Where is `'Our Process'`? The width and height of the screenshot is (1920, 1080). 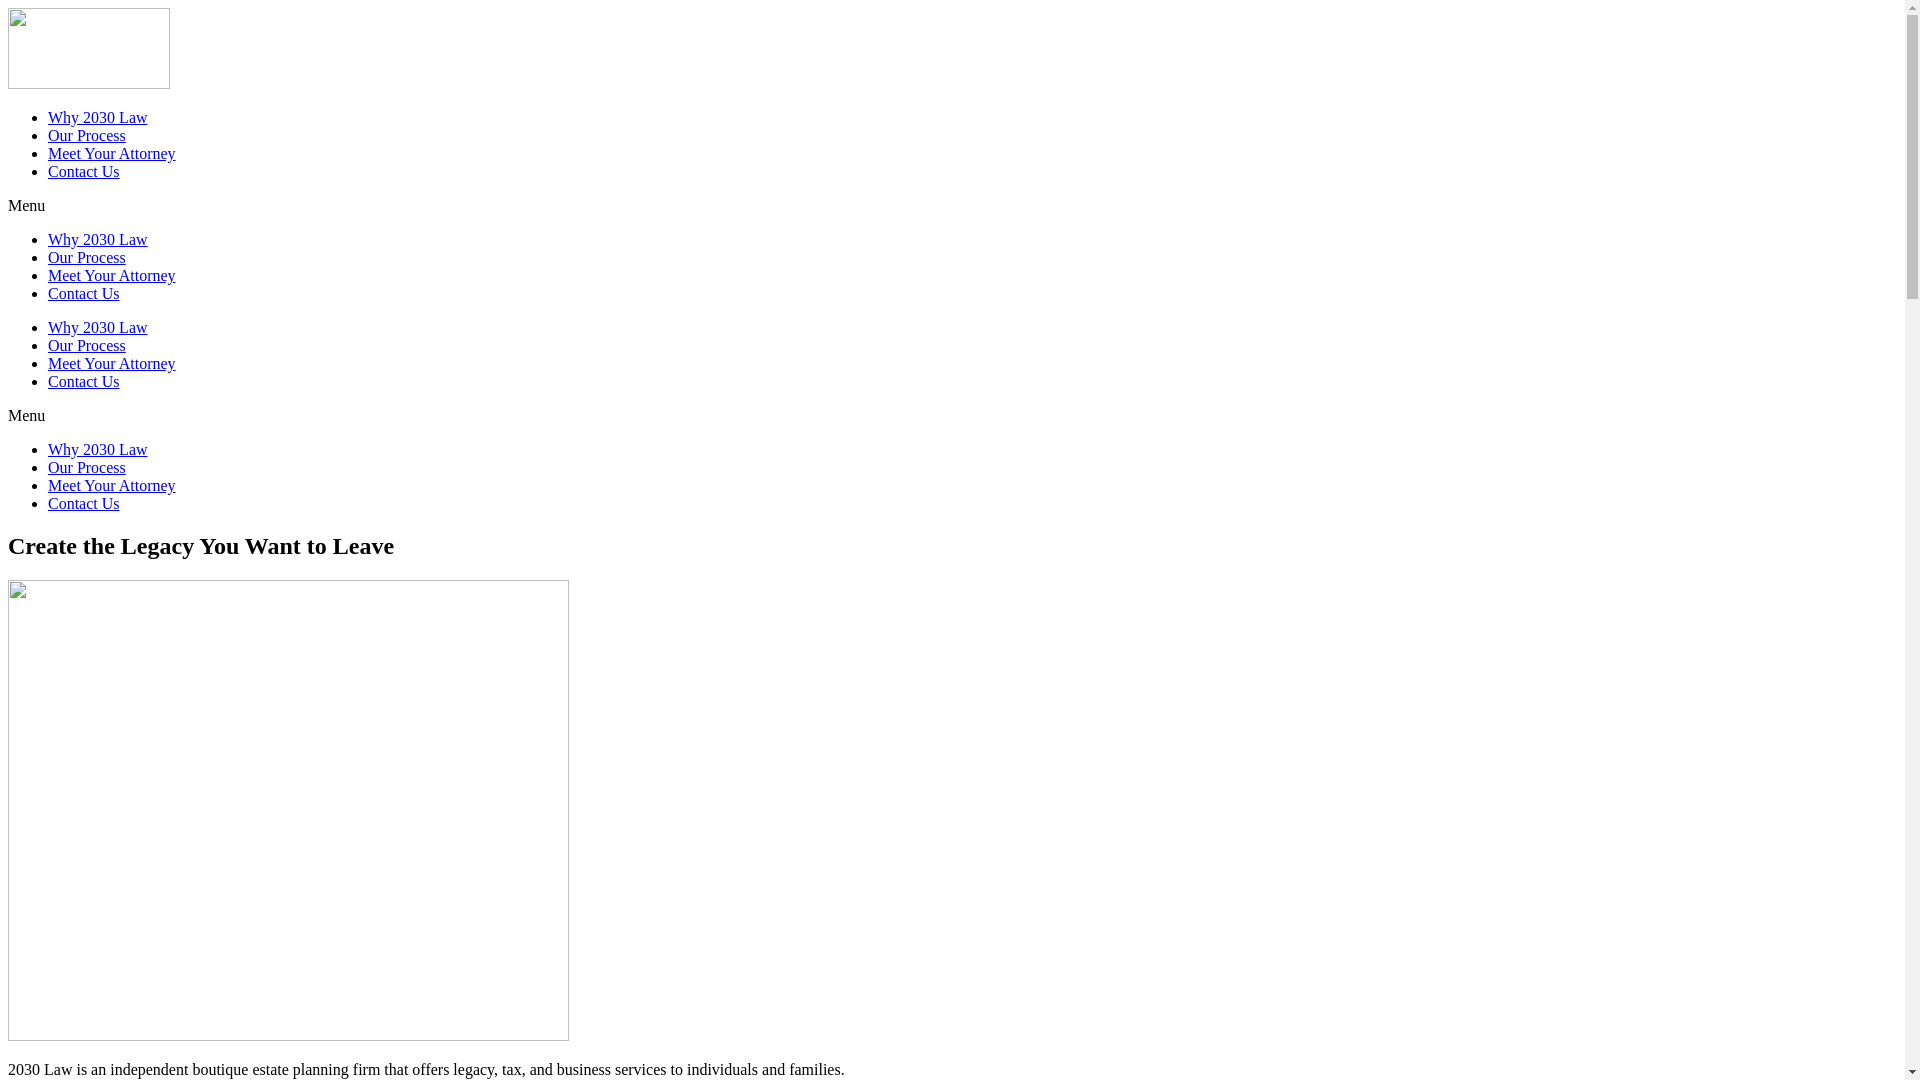
'Our Process' is located at coordinates (85, 344).